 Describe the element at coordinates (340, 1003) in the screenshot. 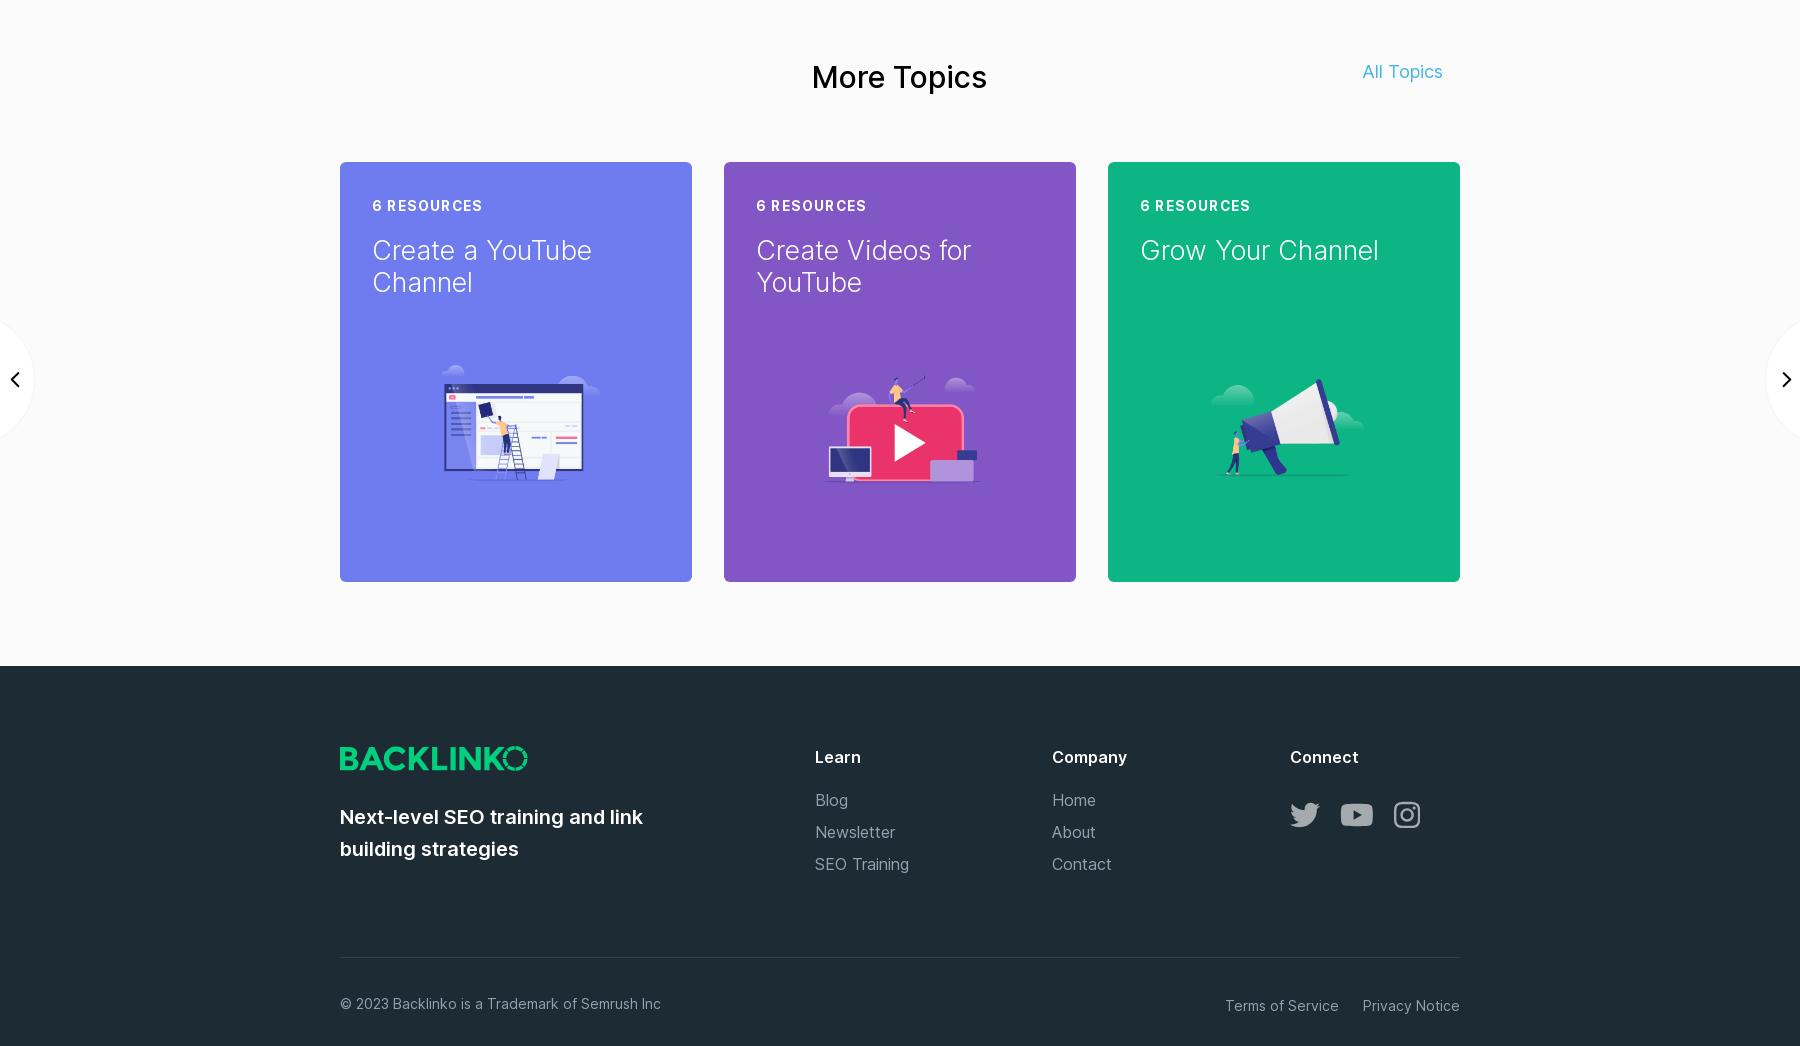

I see `'© 2023 Backlinko is a Trademark of Semrush Inc'` at that location.